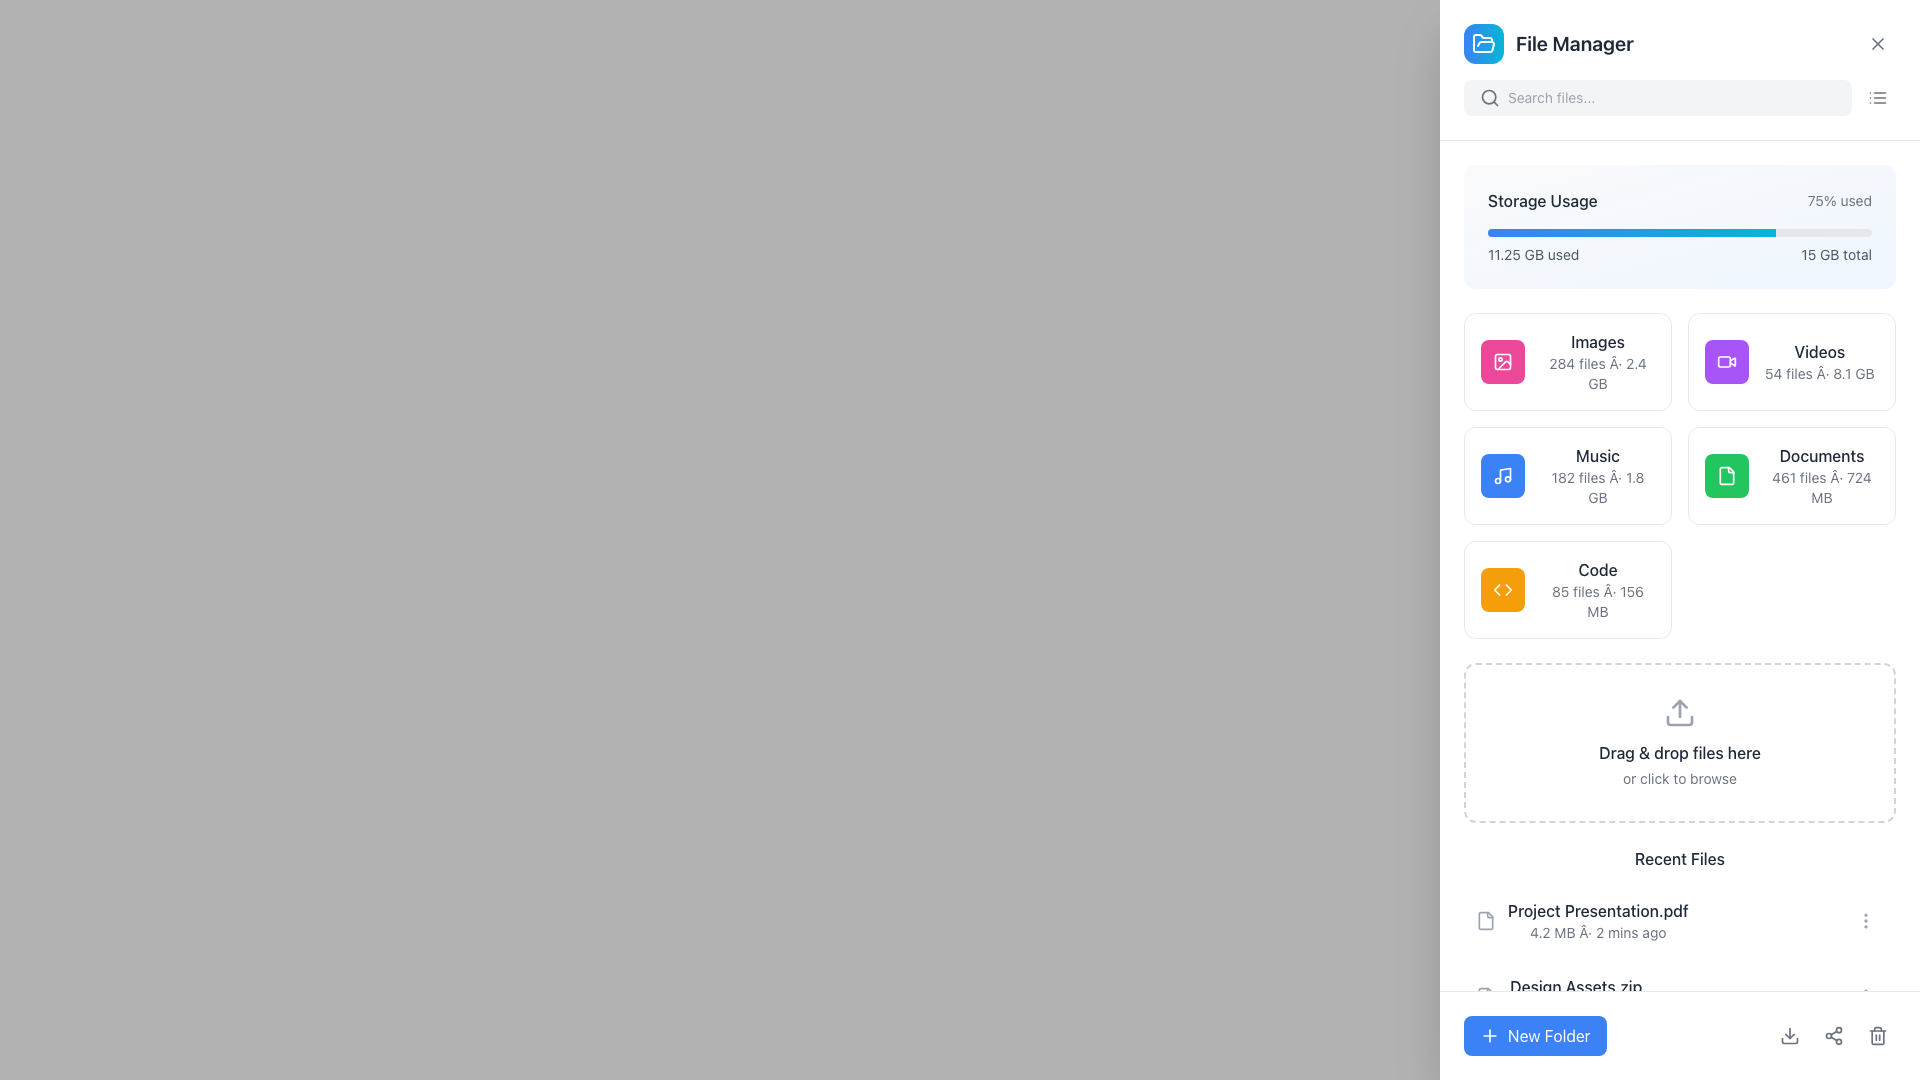 This screenshot has width=1920, height=1080. Describe the element at coordinates (1790, 1035) in the screenshot. I see `the download SVG icon located in the lower right corner of the interface` at that location.